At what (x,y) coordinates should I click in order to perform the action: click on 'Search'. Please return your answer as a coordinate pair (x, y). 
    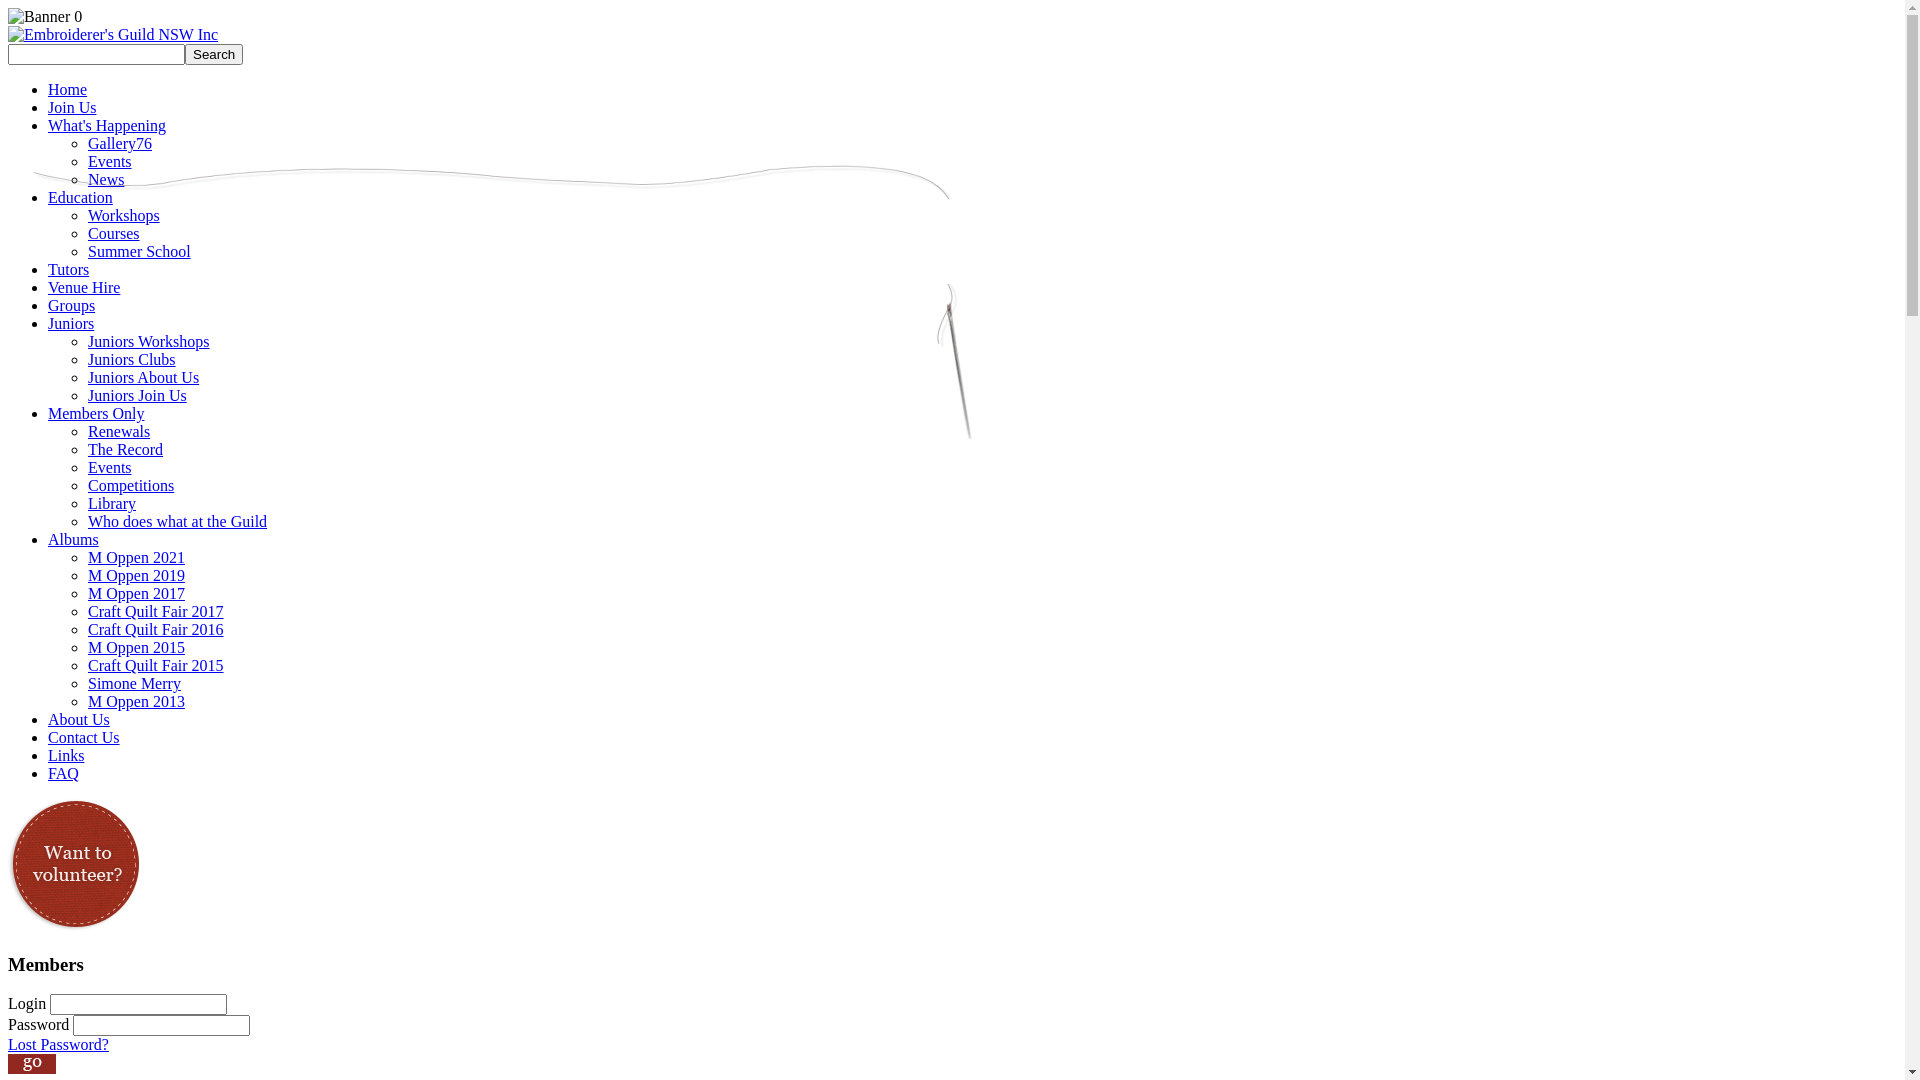
    Looking at the image, I should click on (185, 53).